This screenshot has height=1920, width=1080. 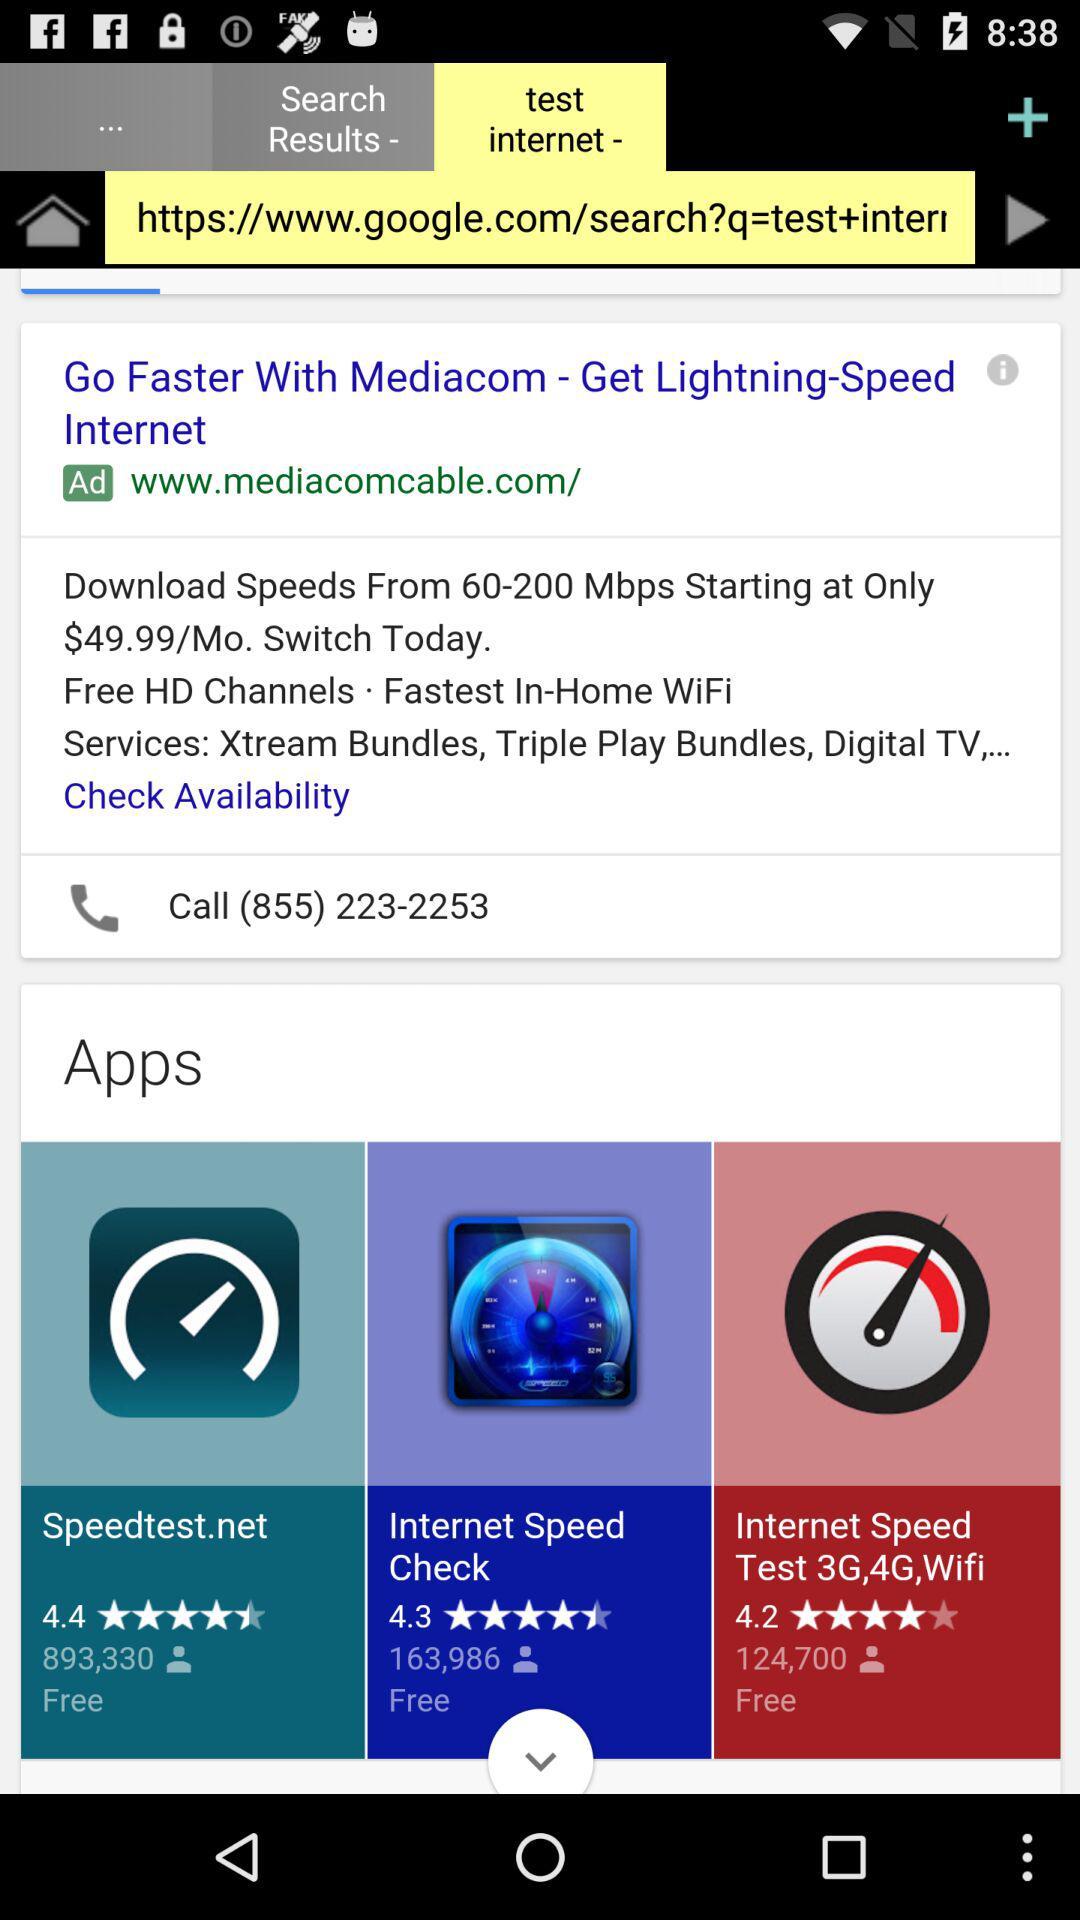 What do you see at coordinates (51, 219) in the screenshot?
I see `go home` at bounding box center [51, 219].